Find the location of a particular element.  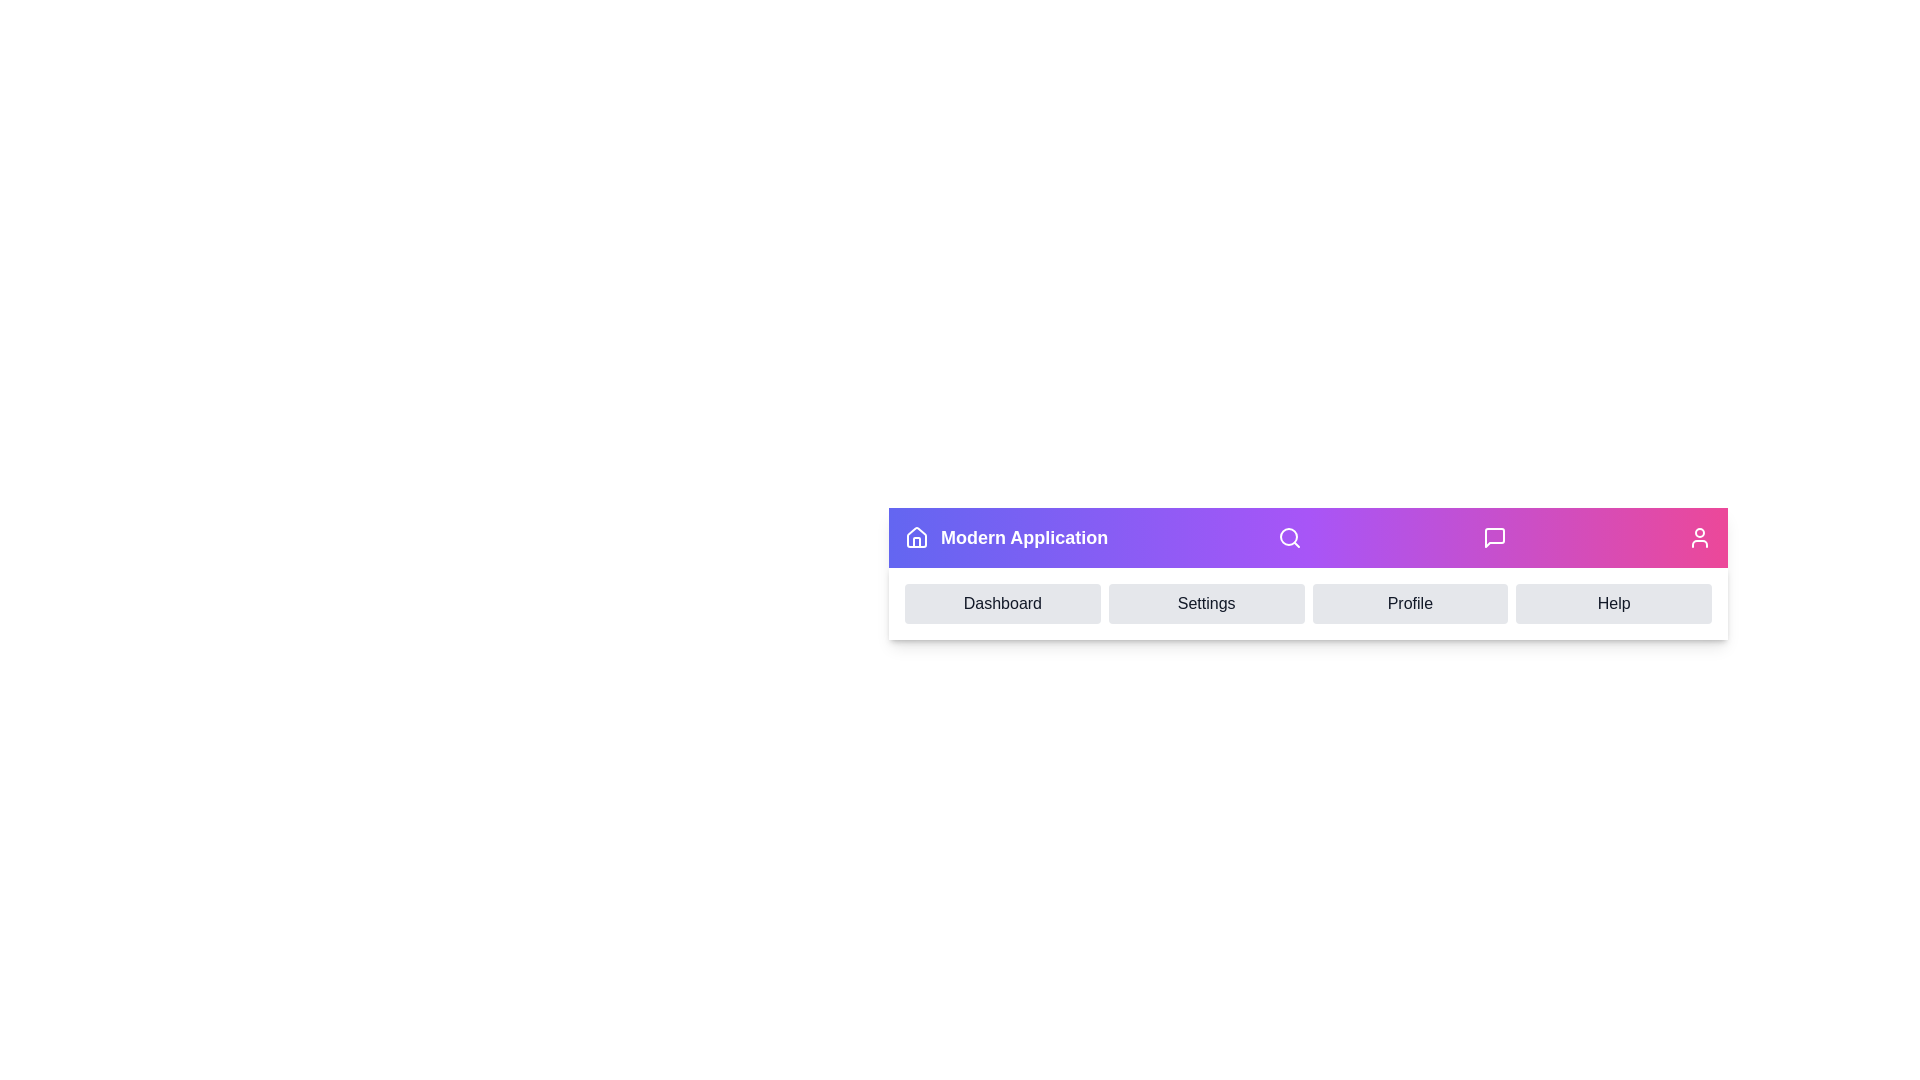

the MessageSquare icon in the top navigation bar is located at coordinates (1493, 536).